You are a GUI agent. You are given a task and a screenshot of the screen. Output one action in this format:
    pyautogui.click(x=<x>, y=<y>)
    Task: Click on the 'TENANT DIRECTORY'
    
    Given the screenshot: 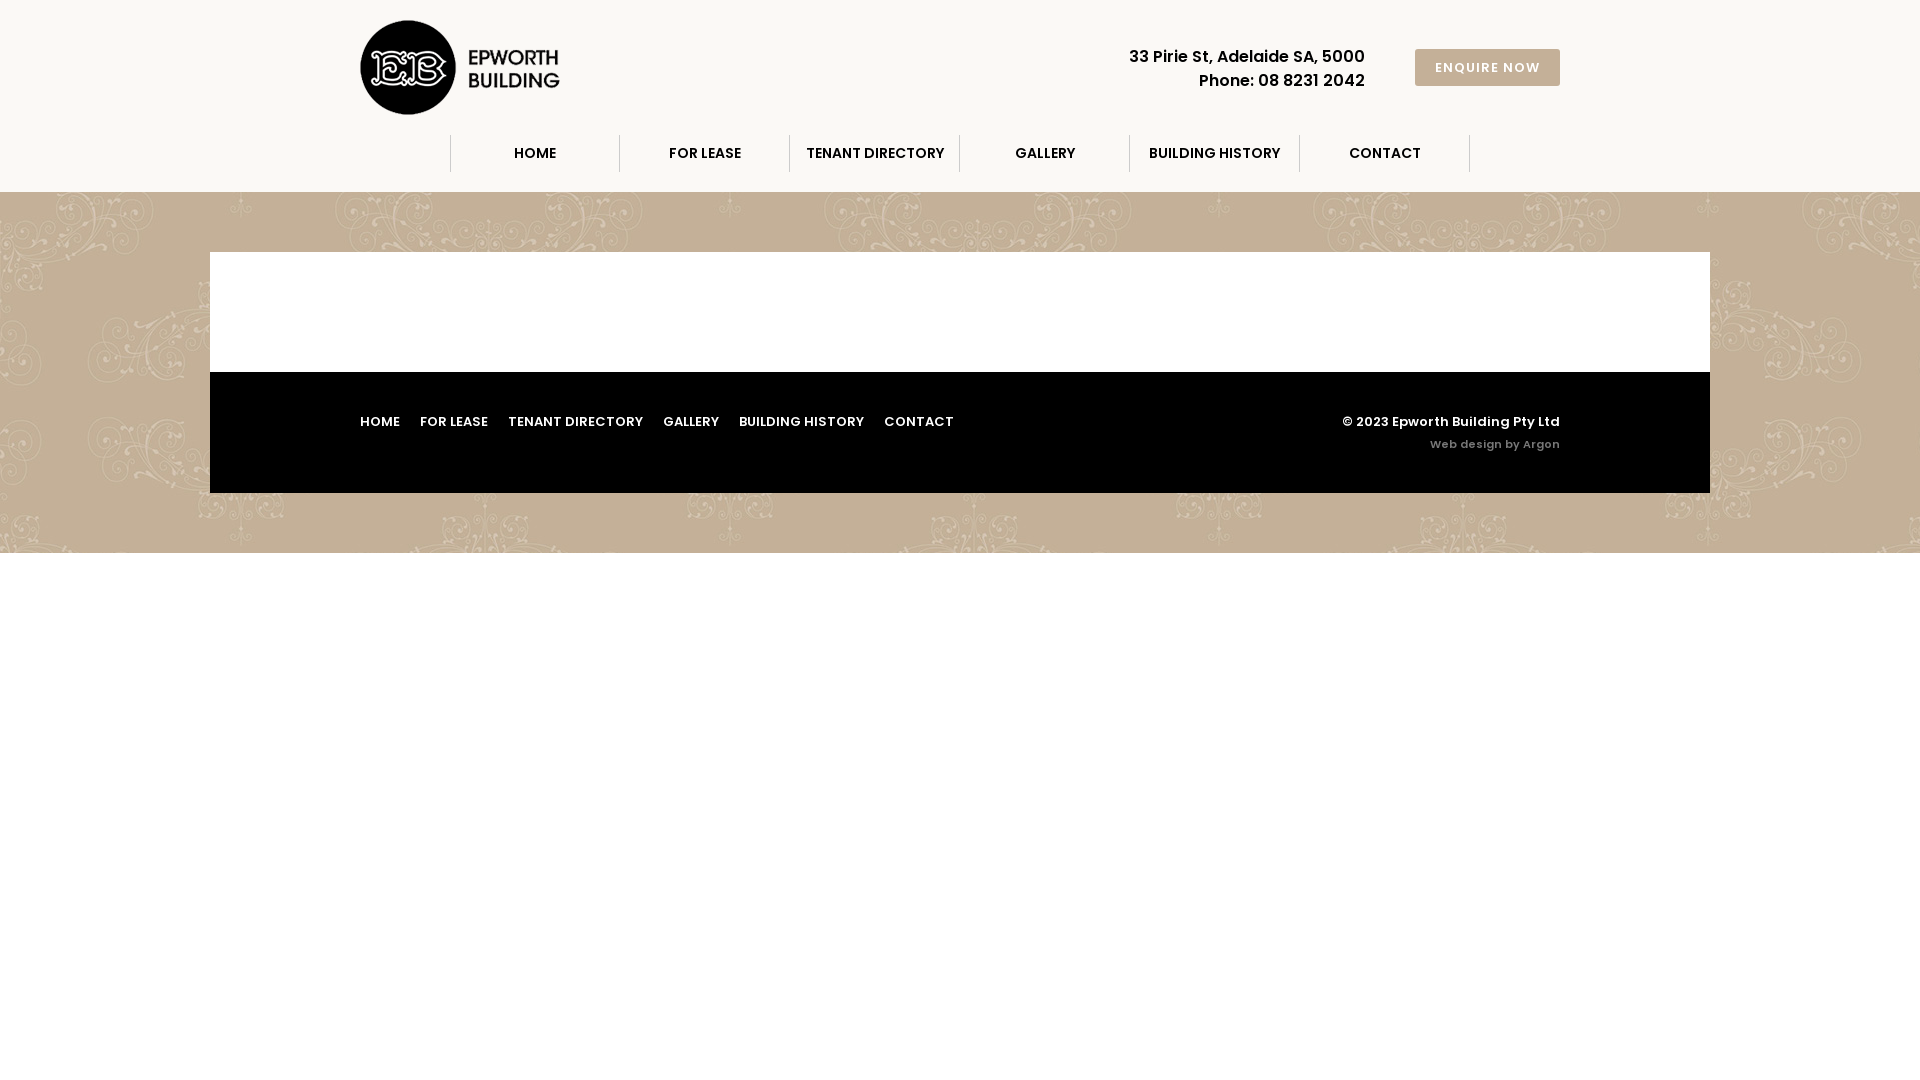 What is the action you would take?
    pyautogui.click(x=574, y=420)
    